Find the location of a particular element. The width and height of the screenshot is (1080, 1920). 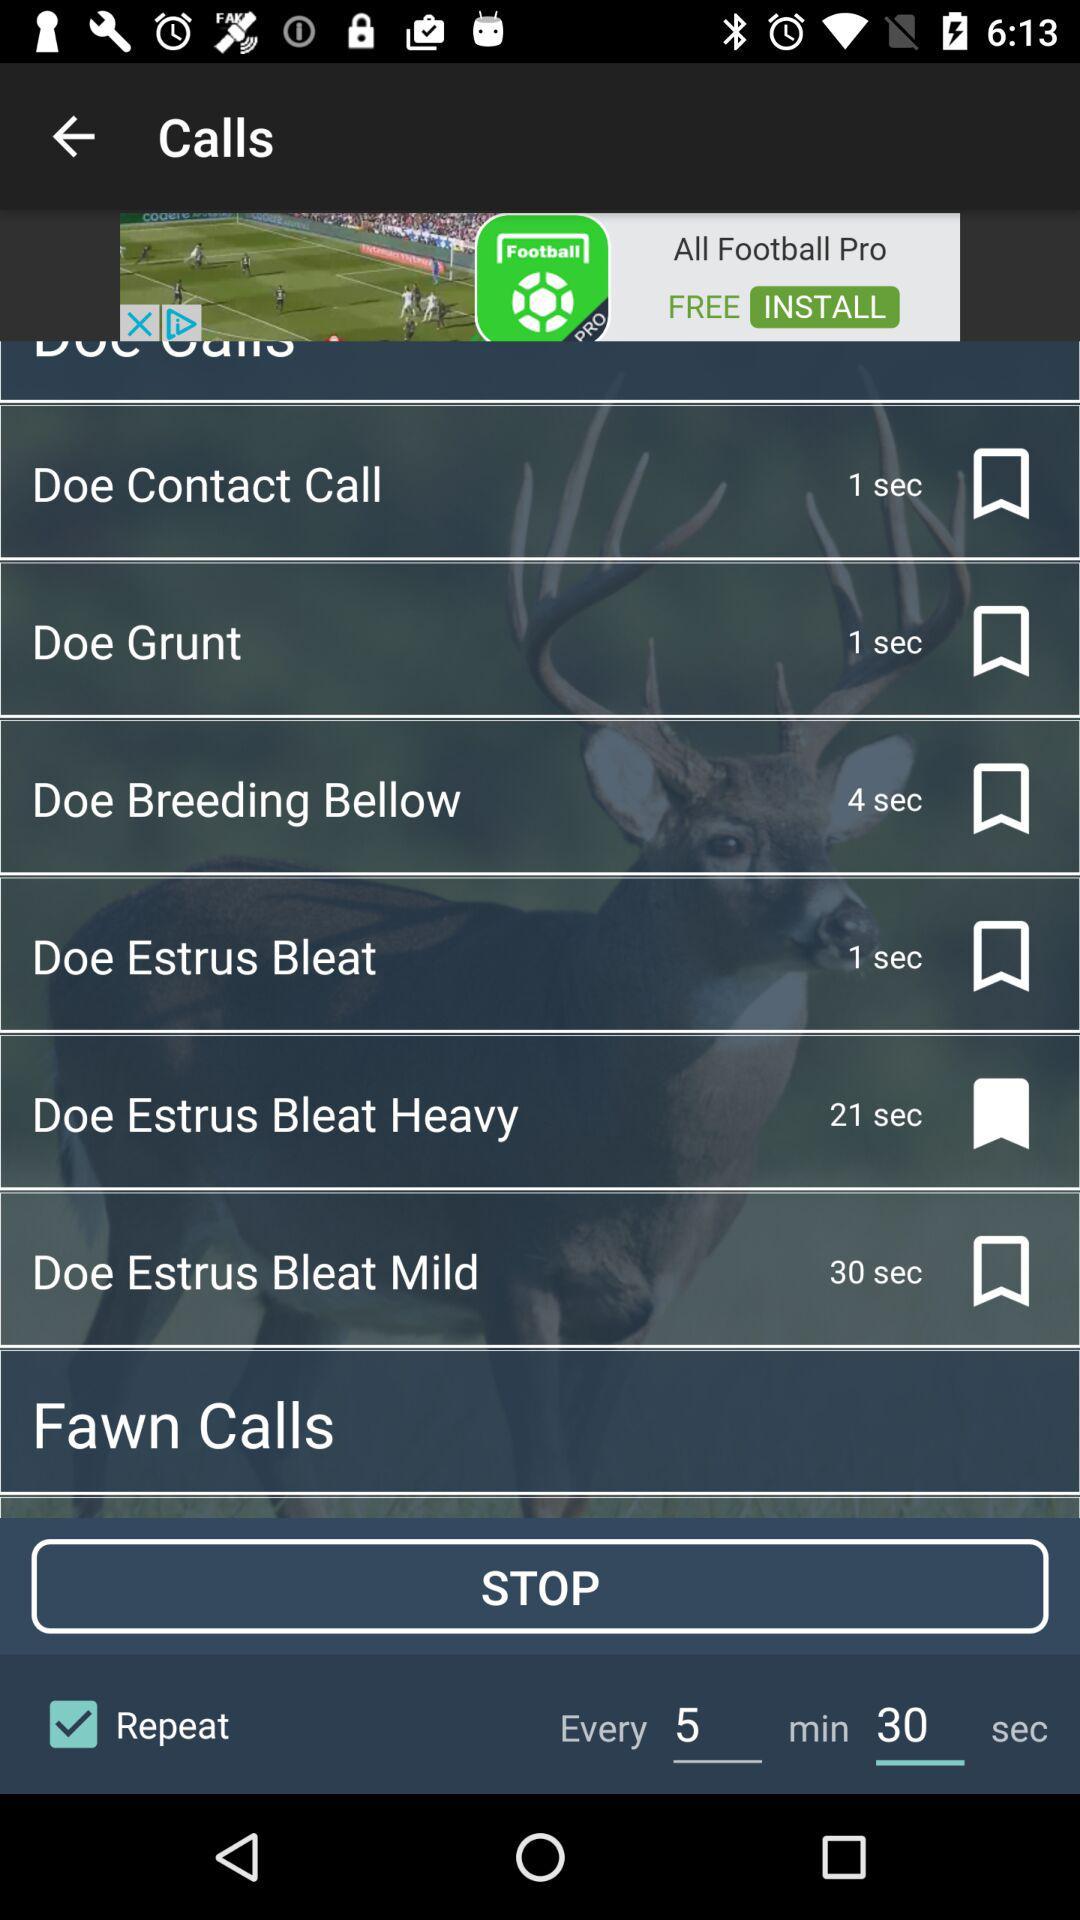

the bookmark icon is located at coordinates (984, 1270).